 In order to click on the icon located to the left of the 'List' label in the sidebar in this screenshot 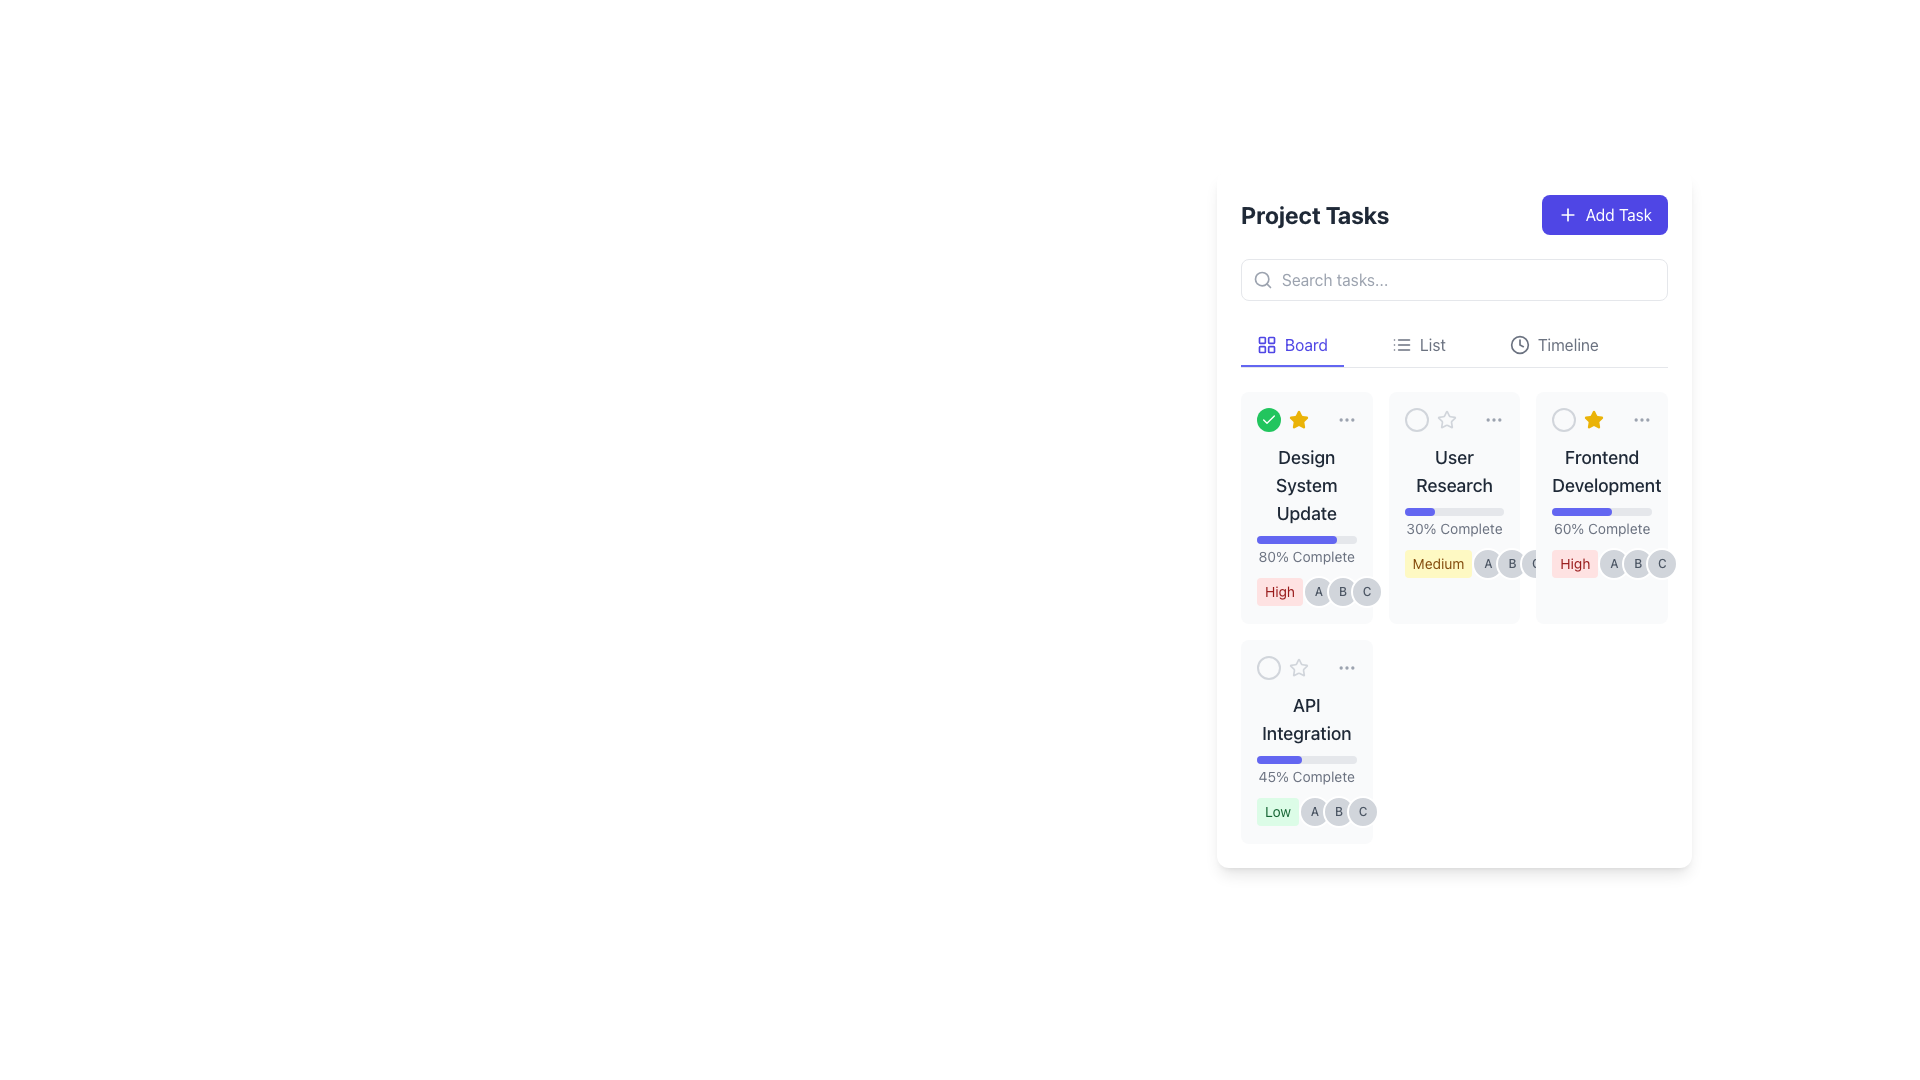, I will do `click(1400, 343)`.